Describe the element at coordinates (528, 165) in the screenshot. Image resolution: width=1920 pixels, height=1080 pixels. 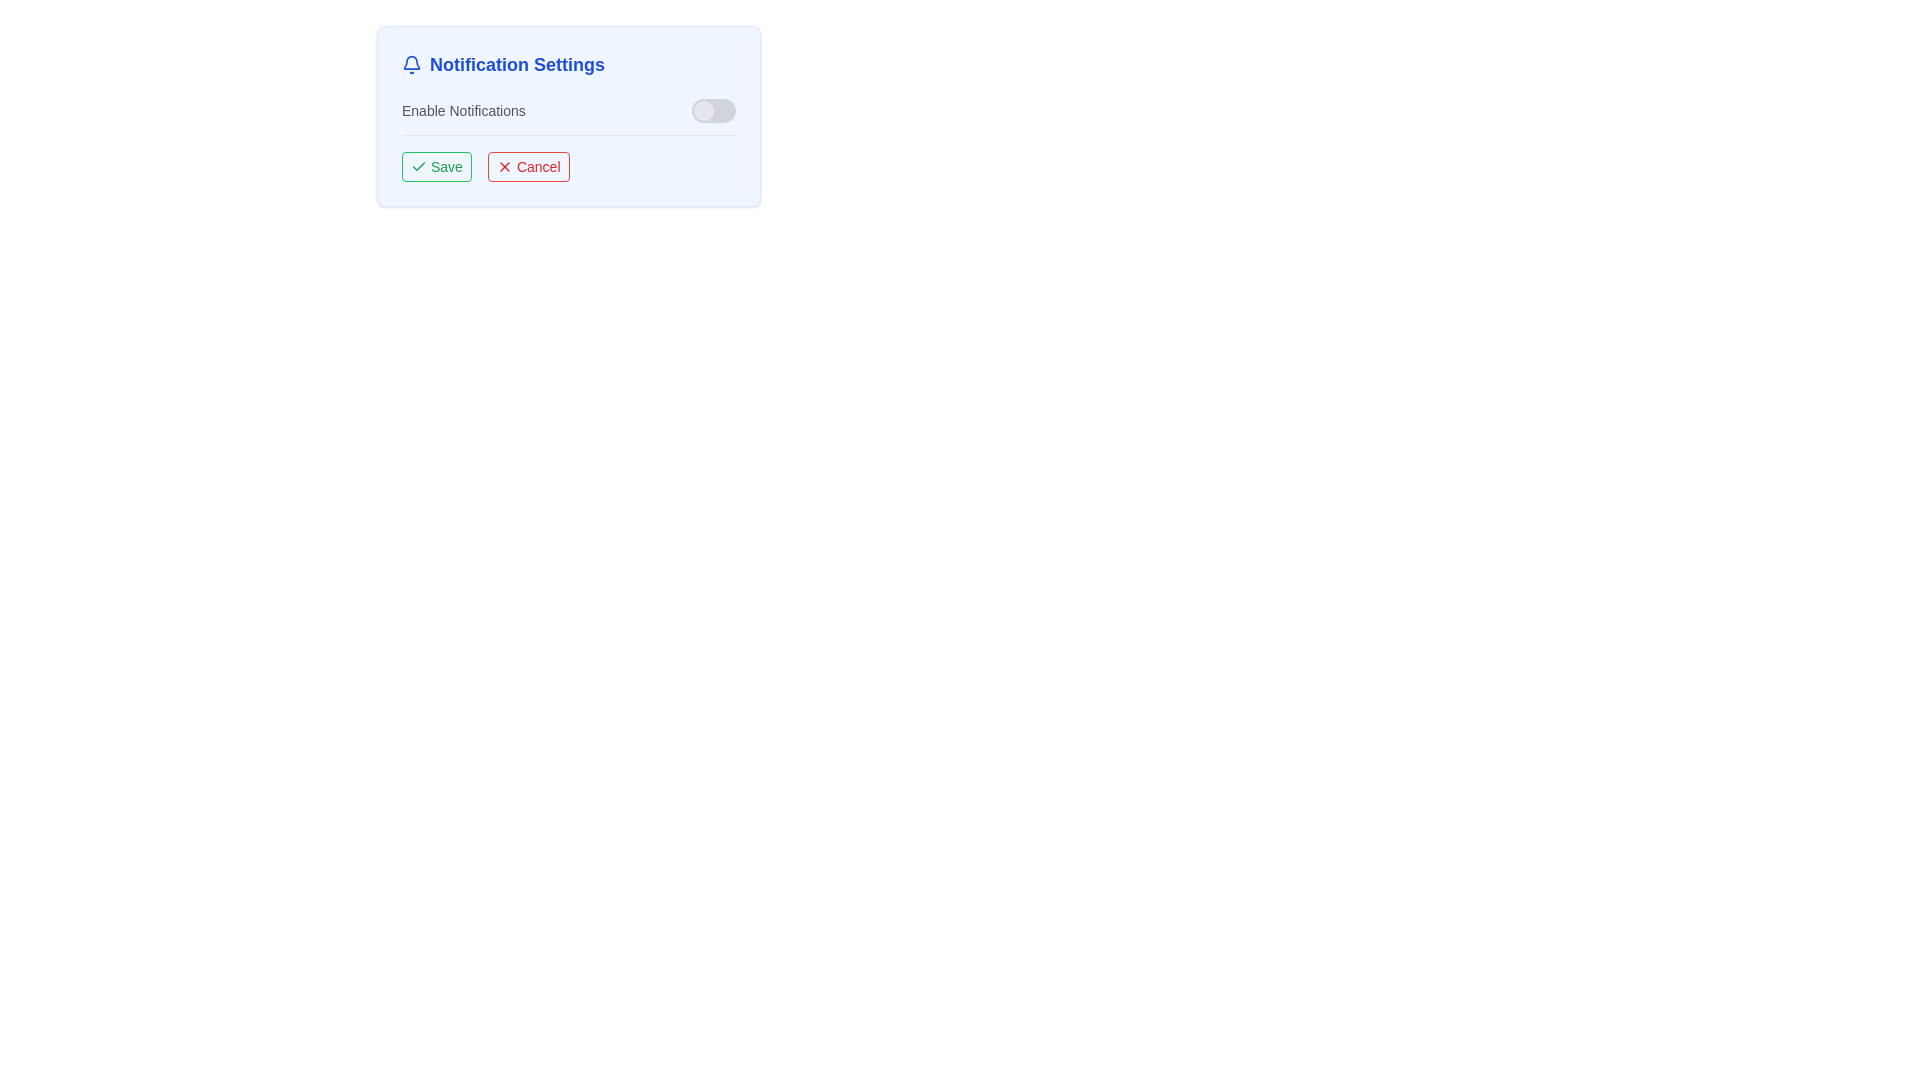
I see `the 'Cancel' button, which is visually represented with a bold red font and an 'X' icon, located to the right of the 'Save' button in the dialog layout` at that location.